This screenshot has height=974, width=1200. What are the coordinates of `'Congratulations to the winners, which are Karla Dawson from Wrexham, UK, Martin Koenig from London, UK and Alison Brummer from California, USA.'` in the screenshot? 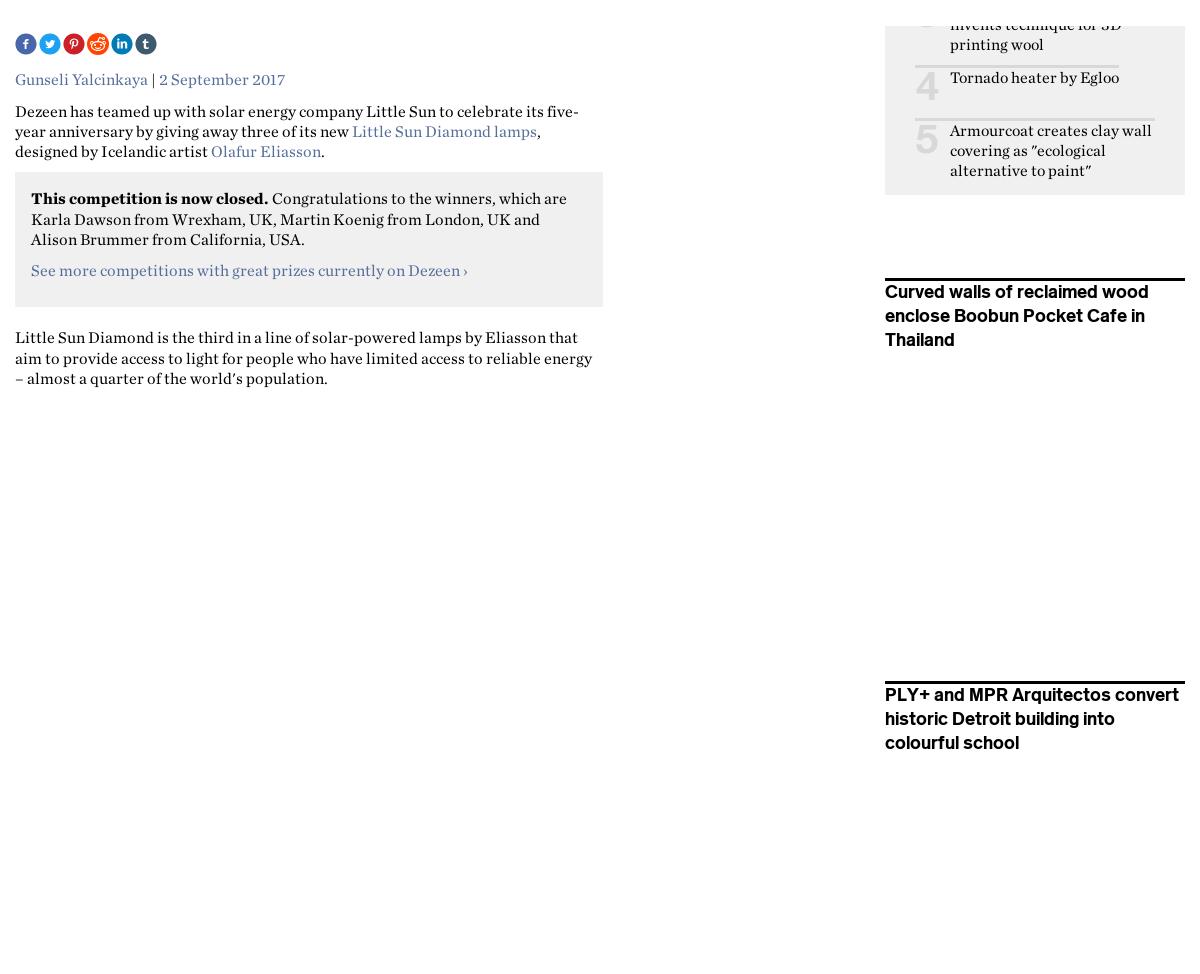 It's located at (298, 217).